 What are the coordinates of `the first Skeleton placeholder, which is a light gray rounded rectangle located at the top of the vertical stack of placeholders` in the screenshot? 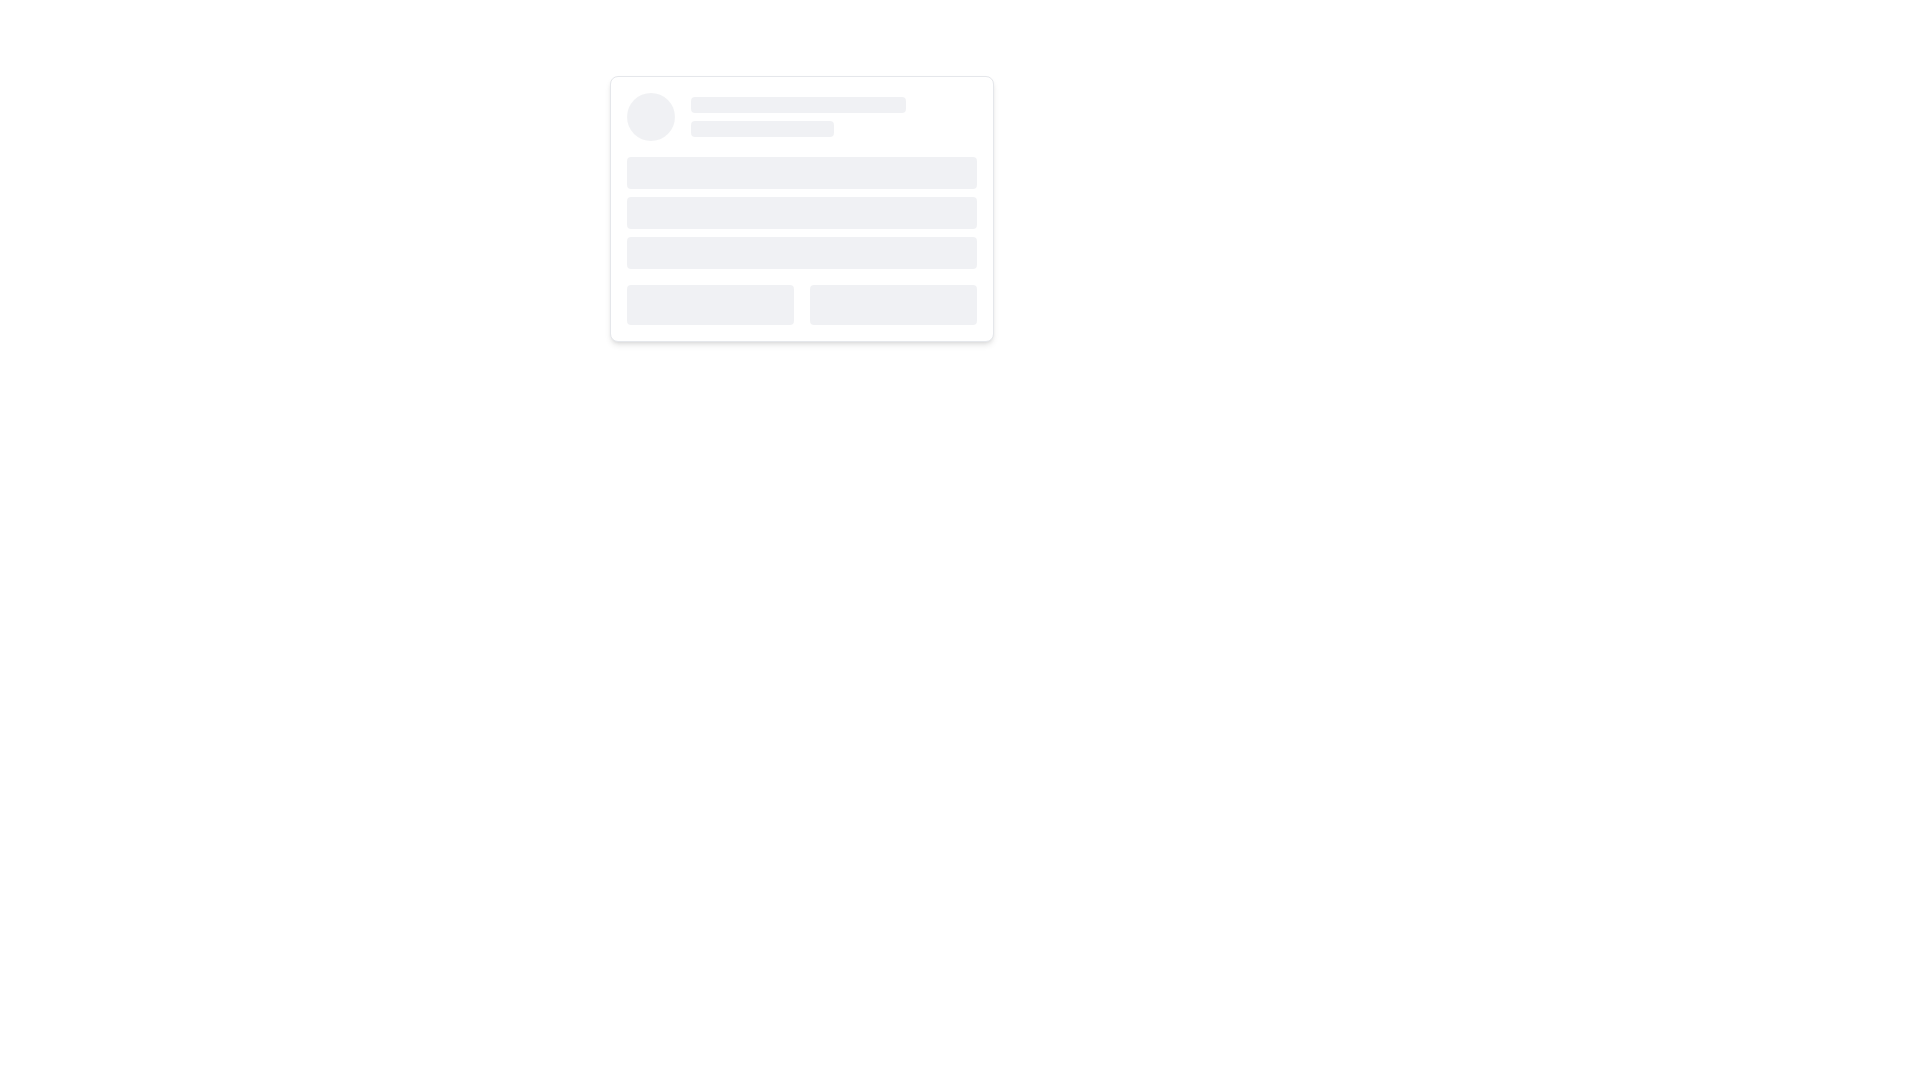 It's located at (797, 104).